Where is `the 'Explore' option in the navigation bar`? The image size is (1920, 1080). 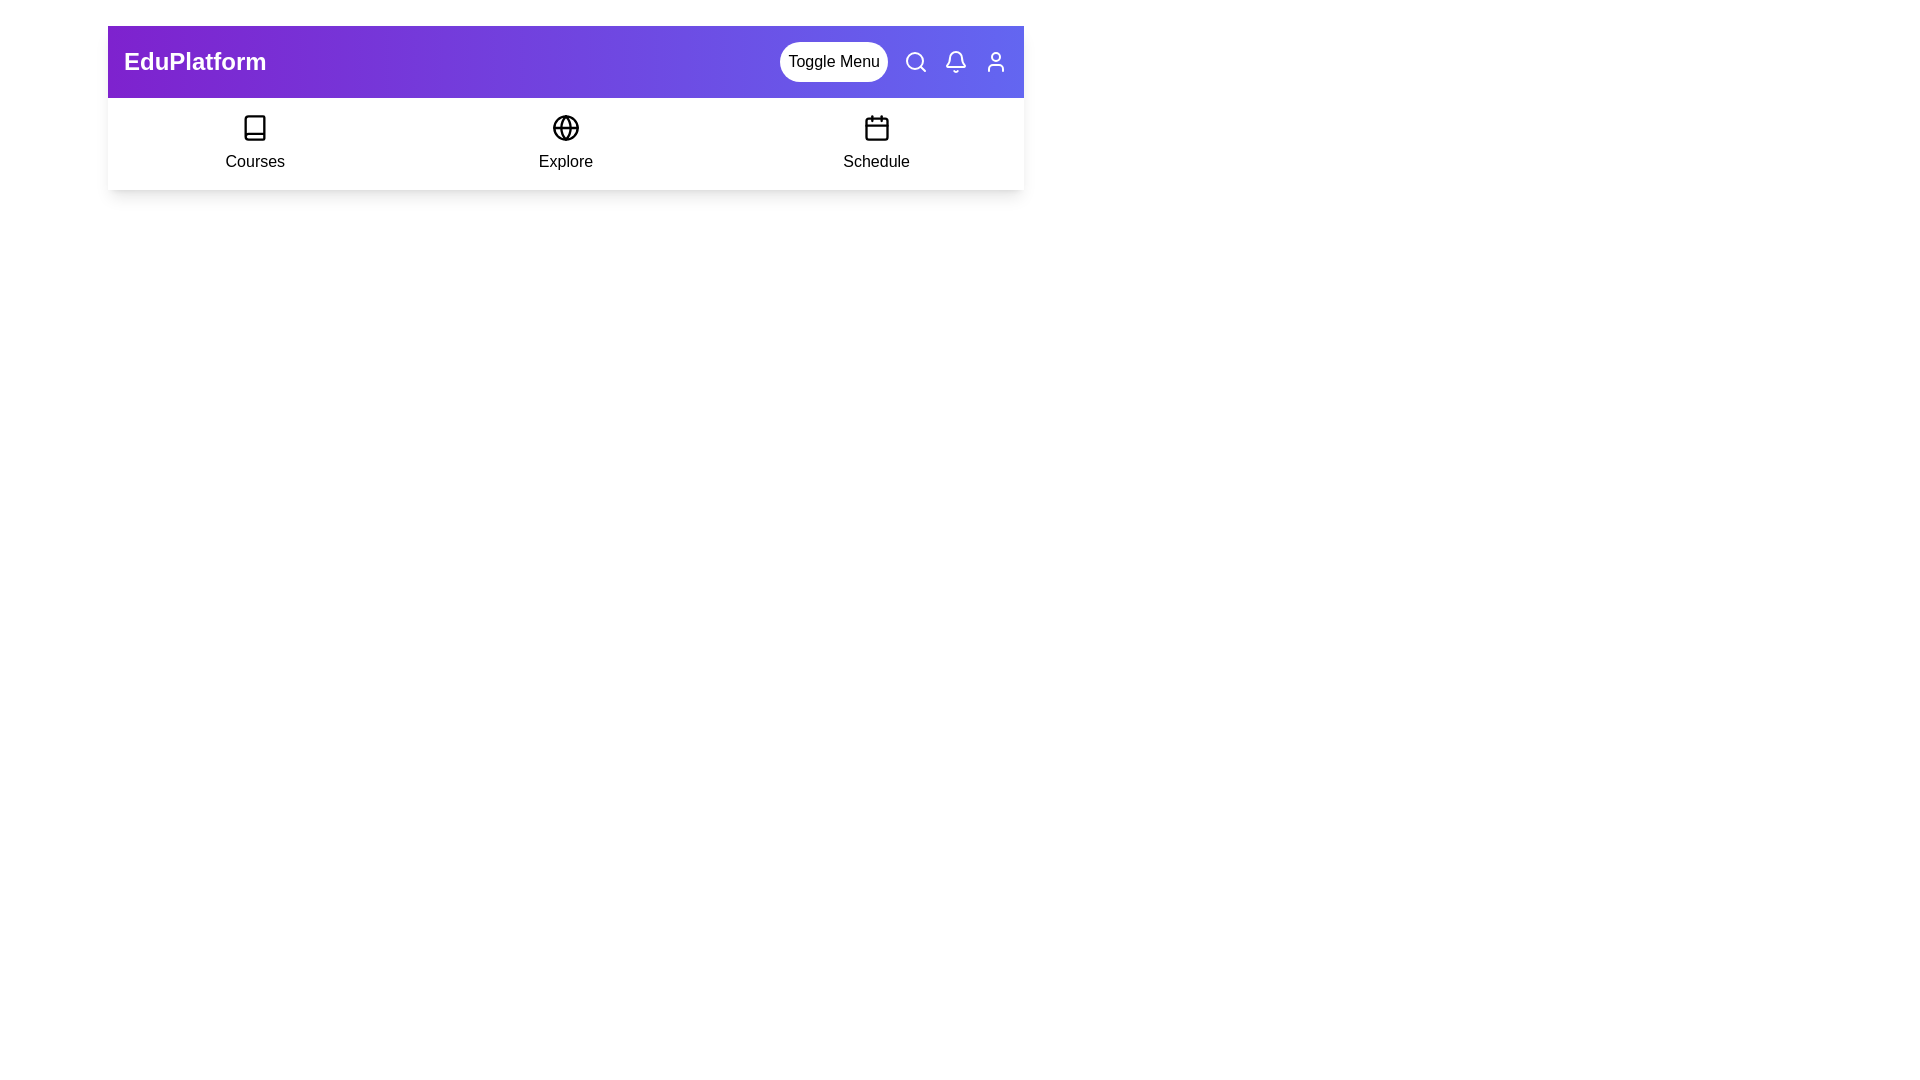
the 'Explore' option in the navigation bar is located at coordinates (565, 142).